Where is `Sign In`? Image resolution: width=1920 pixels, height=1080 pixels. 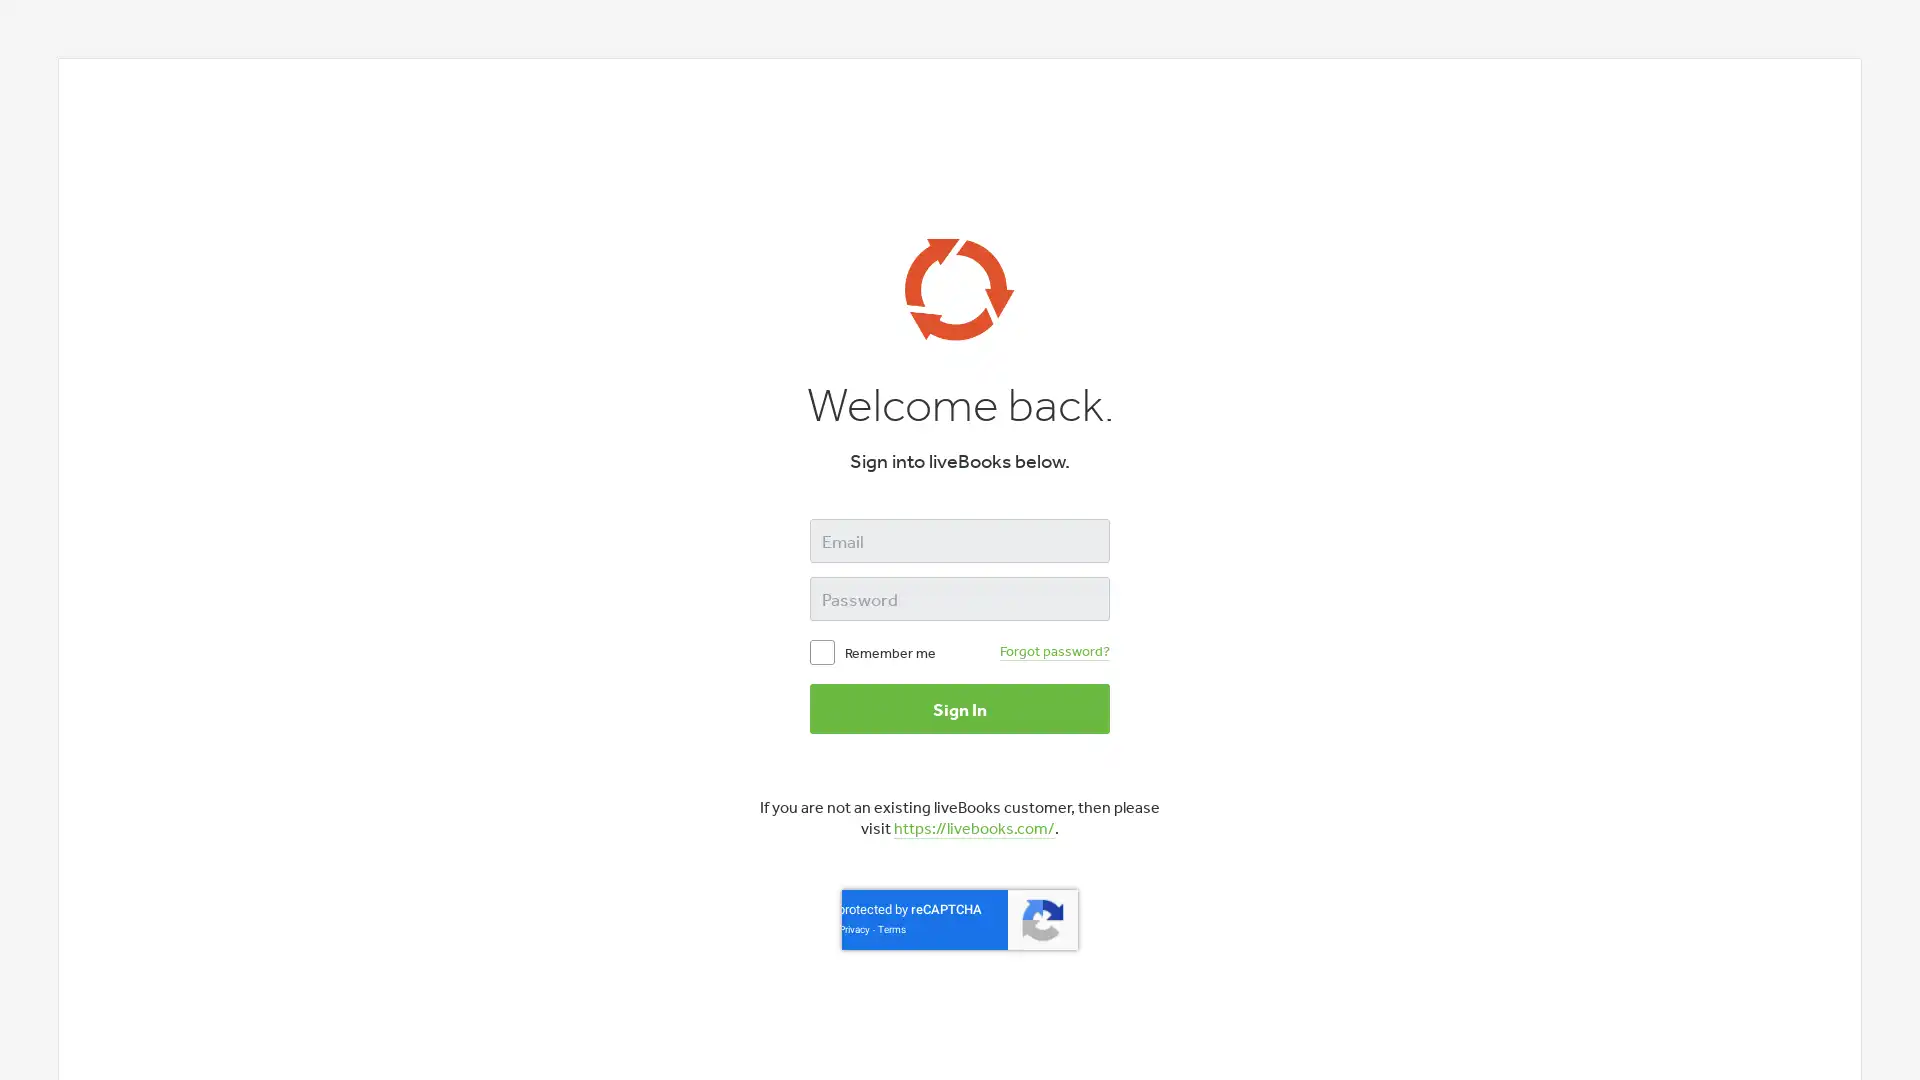
Sign In is located at coordinates (960, 708).